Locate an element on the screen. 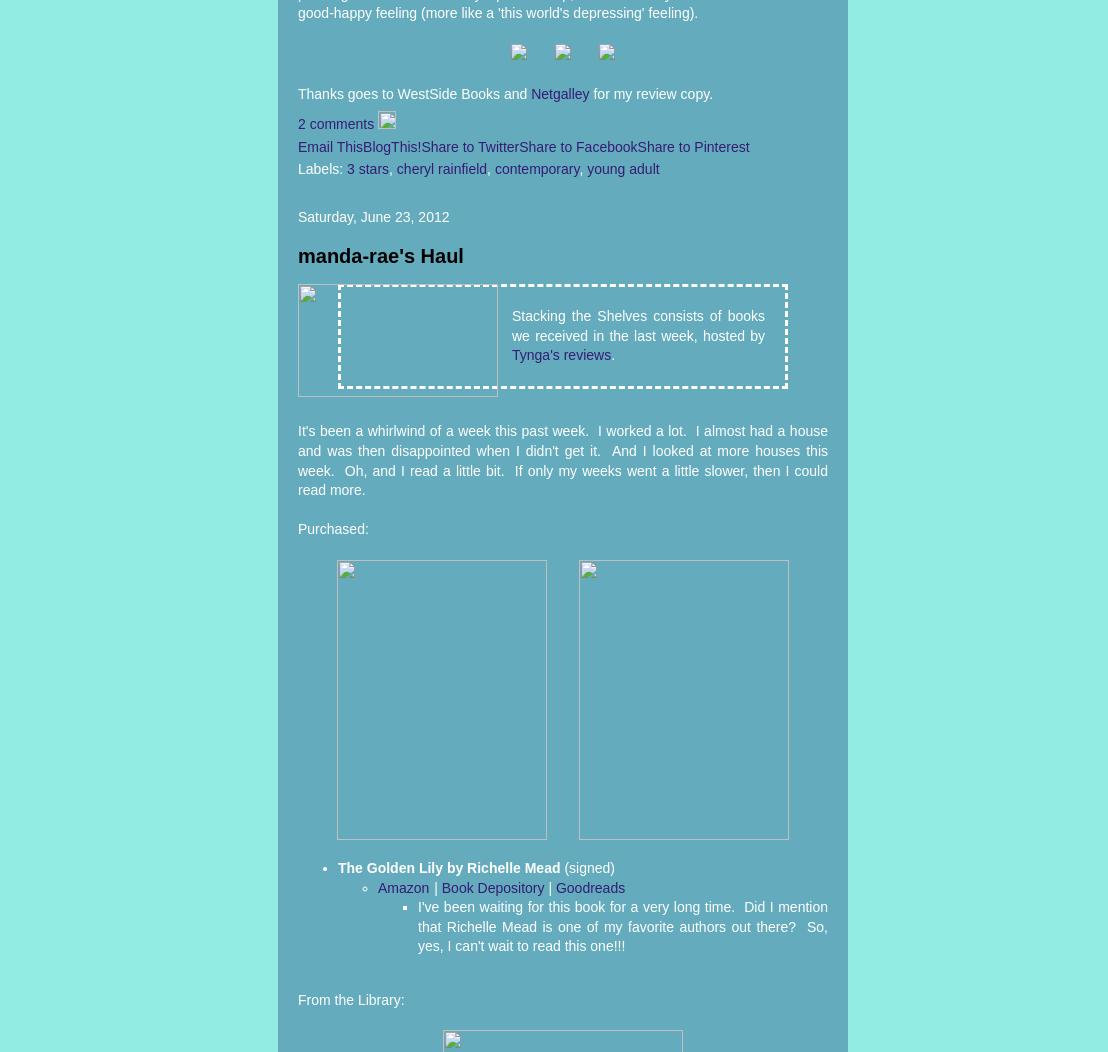  'The Golden Lily by Richelle Mead' is located at coordinates (447, 867).